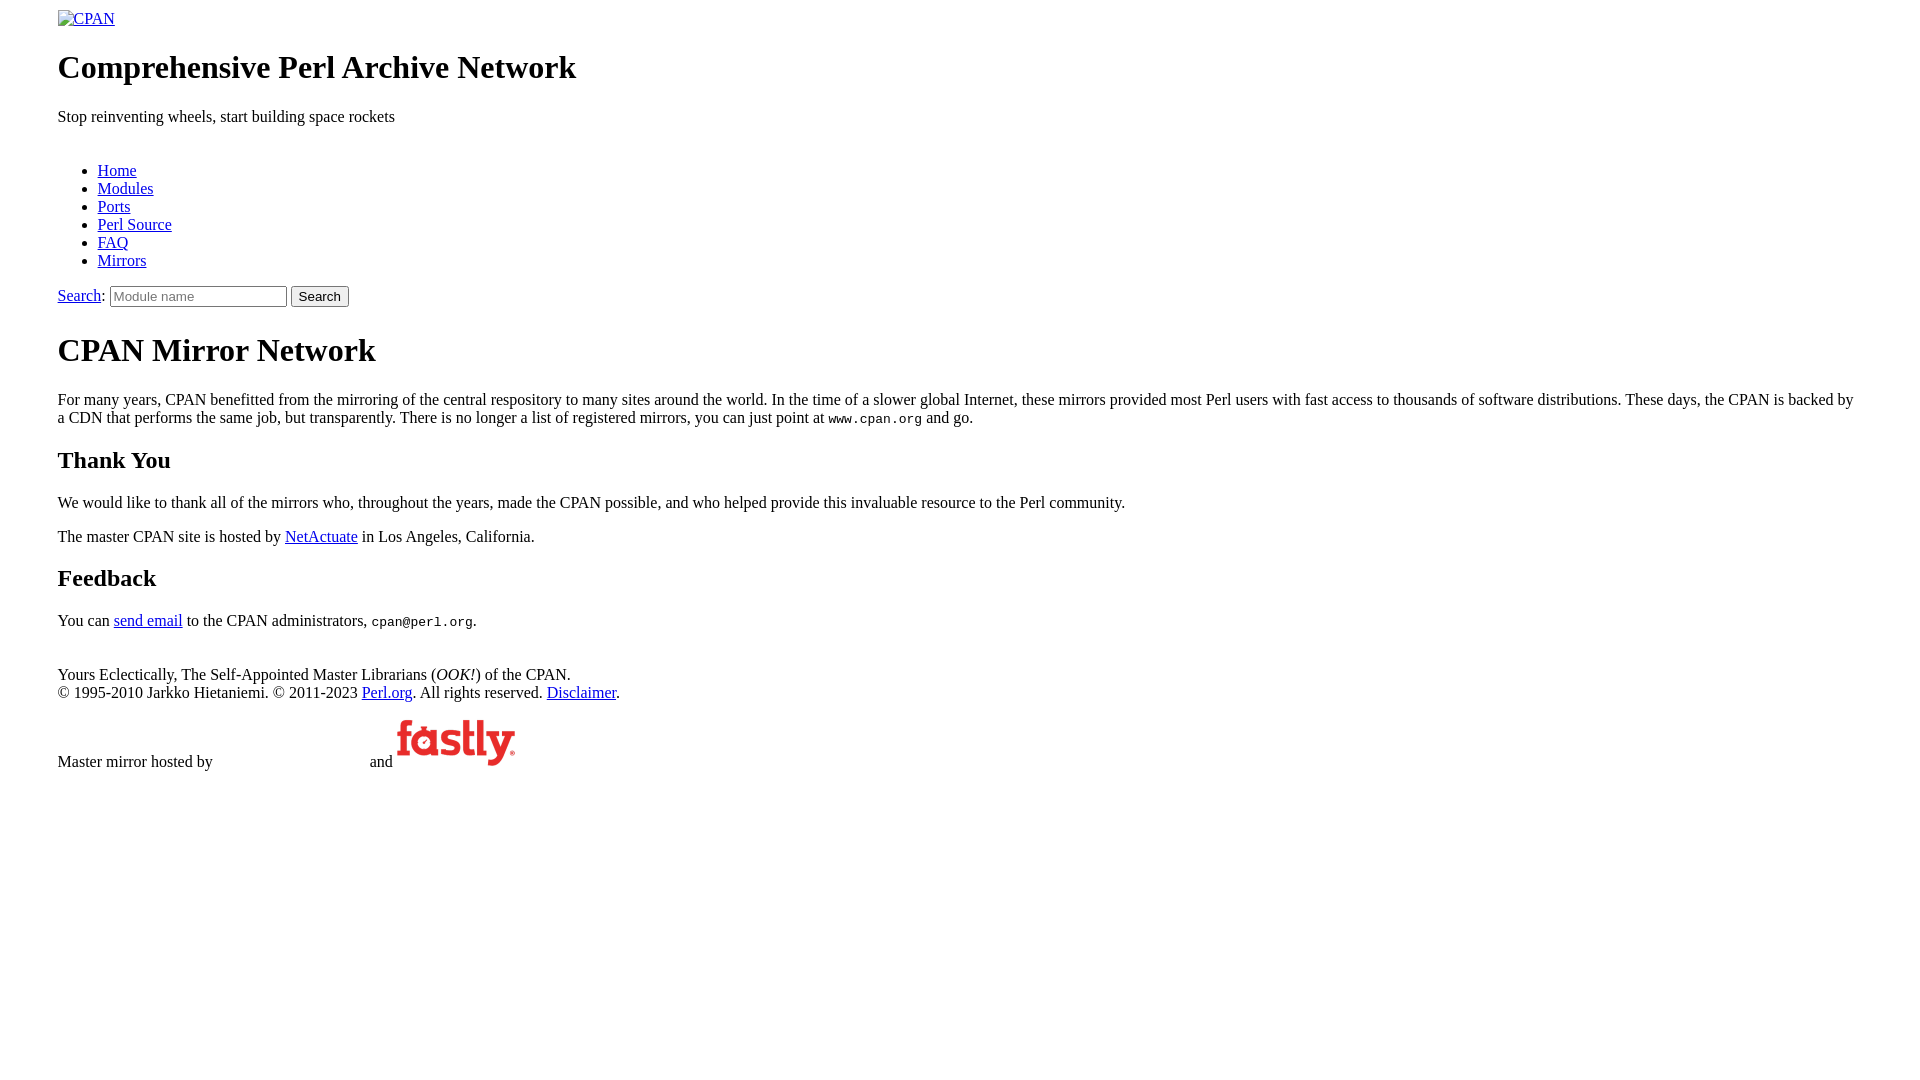 The height and width of the screenshot is (1080, 1920). Describe the element at coordinates (124, 188) in the screenshot. I see `'Modules'` at that location.